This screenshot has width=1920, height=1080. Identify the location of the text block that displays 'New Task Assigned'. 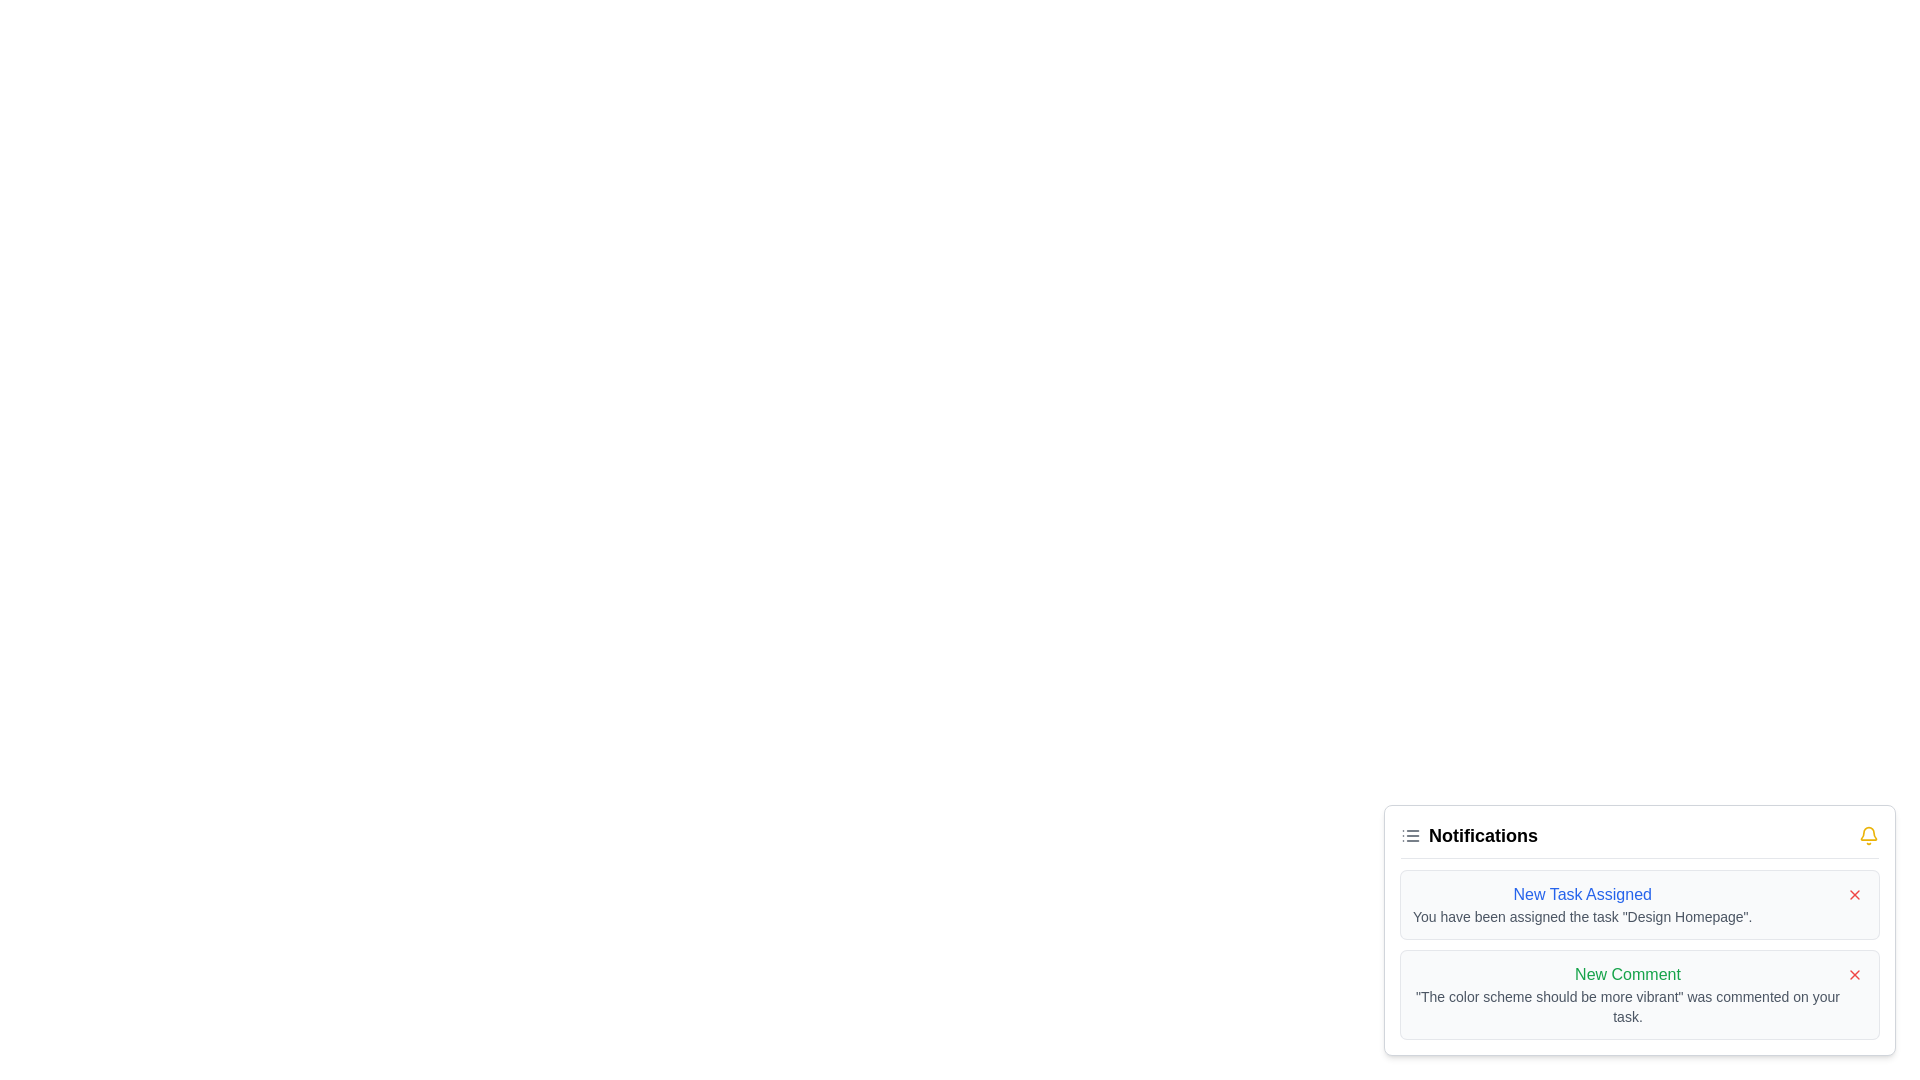
(1581, 905).